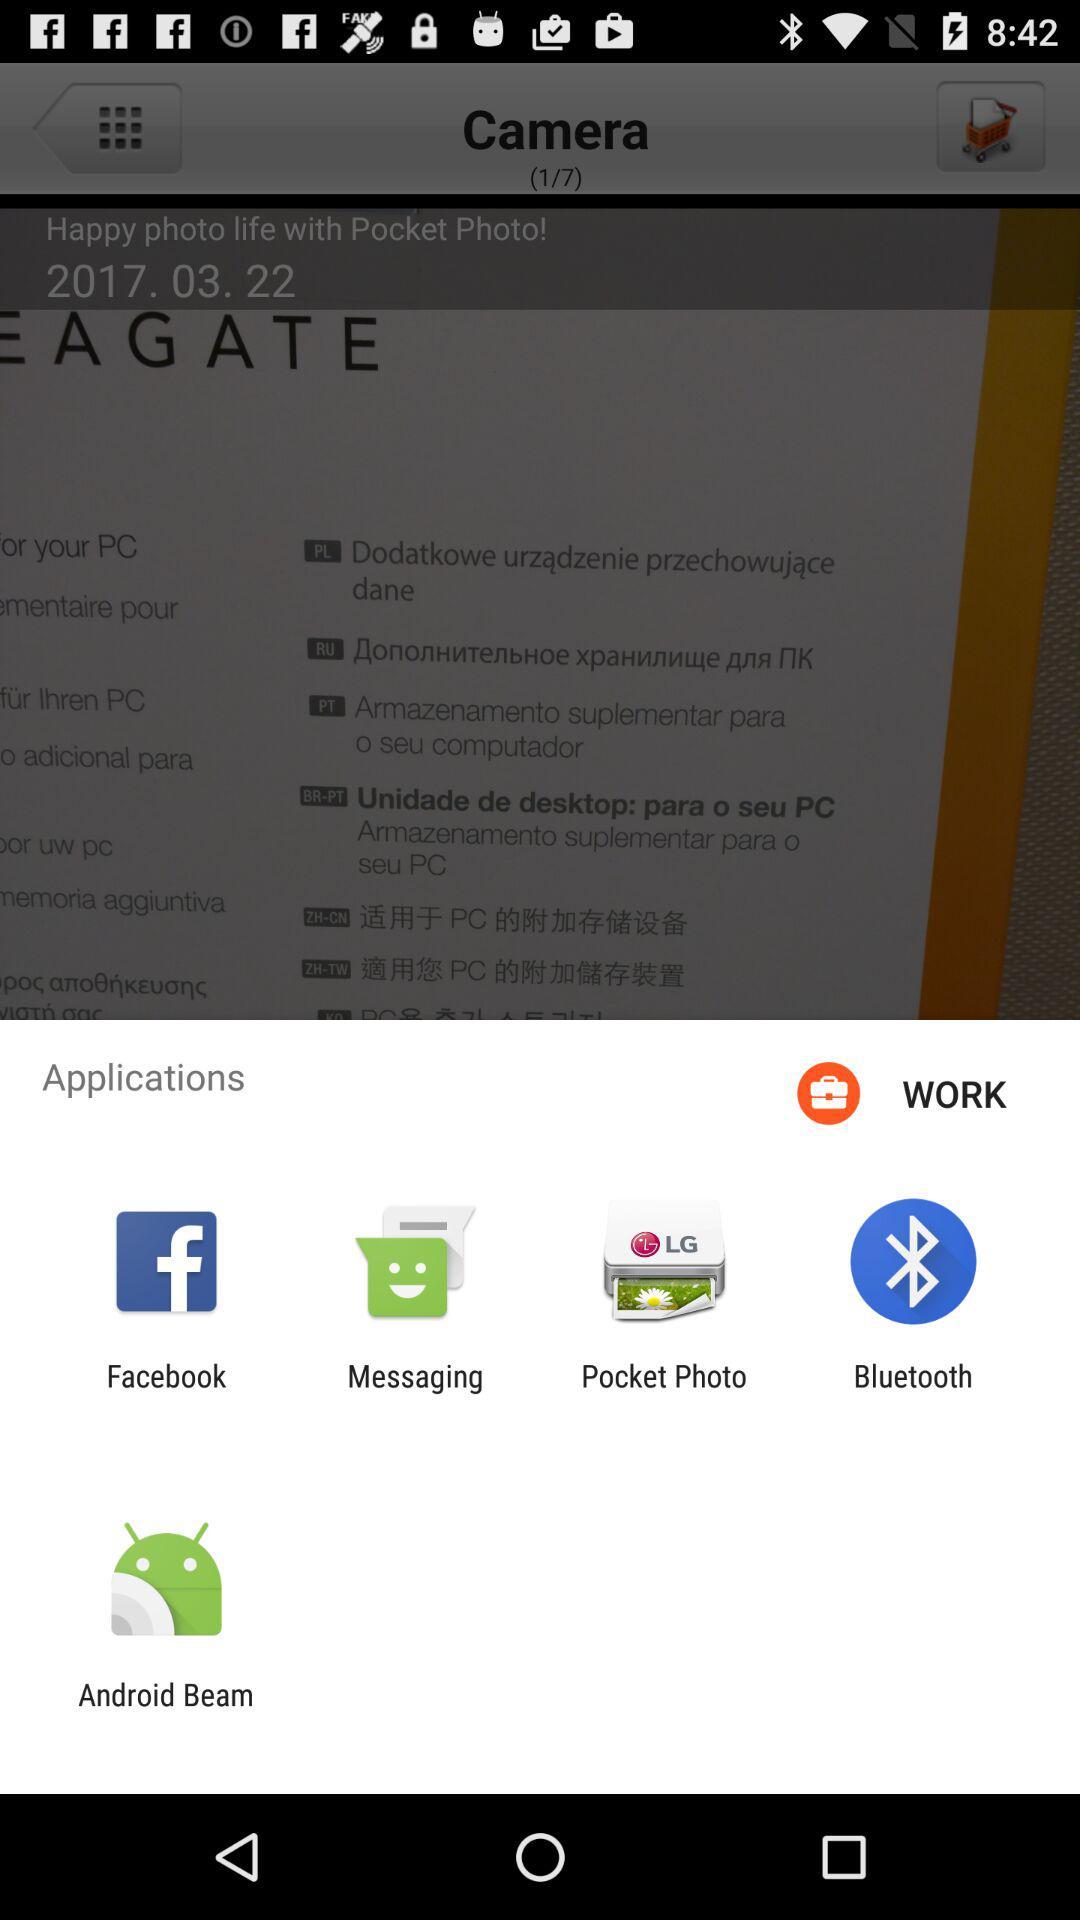 Image resolution: width=1080 pixels, height=1920 pixels. What do you see at coordinates (414, 1392) in the screenshot?
I see `the app to the left of the pocket photo icon` at bounding box center [414, 1392].